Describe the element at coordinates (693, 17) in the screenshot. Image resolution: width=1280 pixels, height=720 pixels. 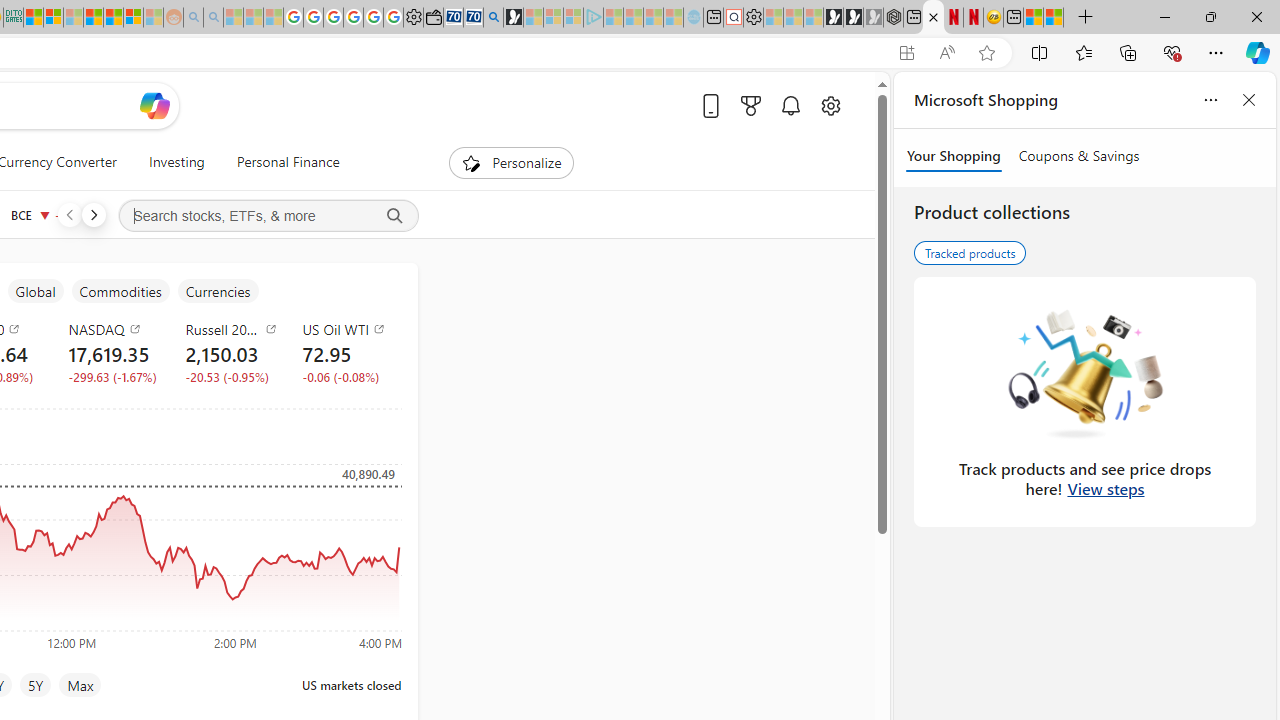
I see `'Home | Sky Blue Bikes - Sky Blue Bikes - Sleeping'` at that location.